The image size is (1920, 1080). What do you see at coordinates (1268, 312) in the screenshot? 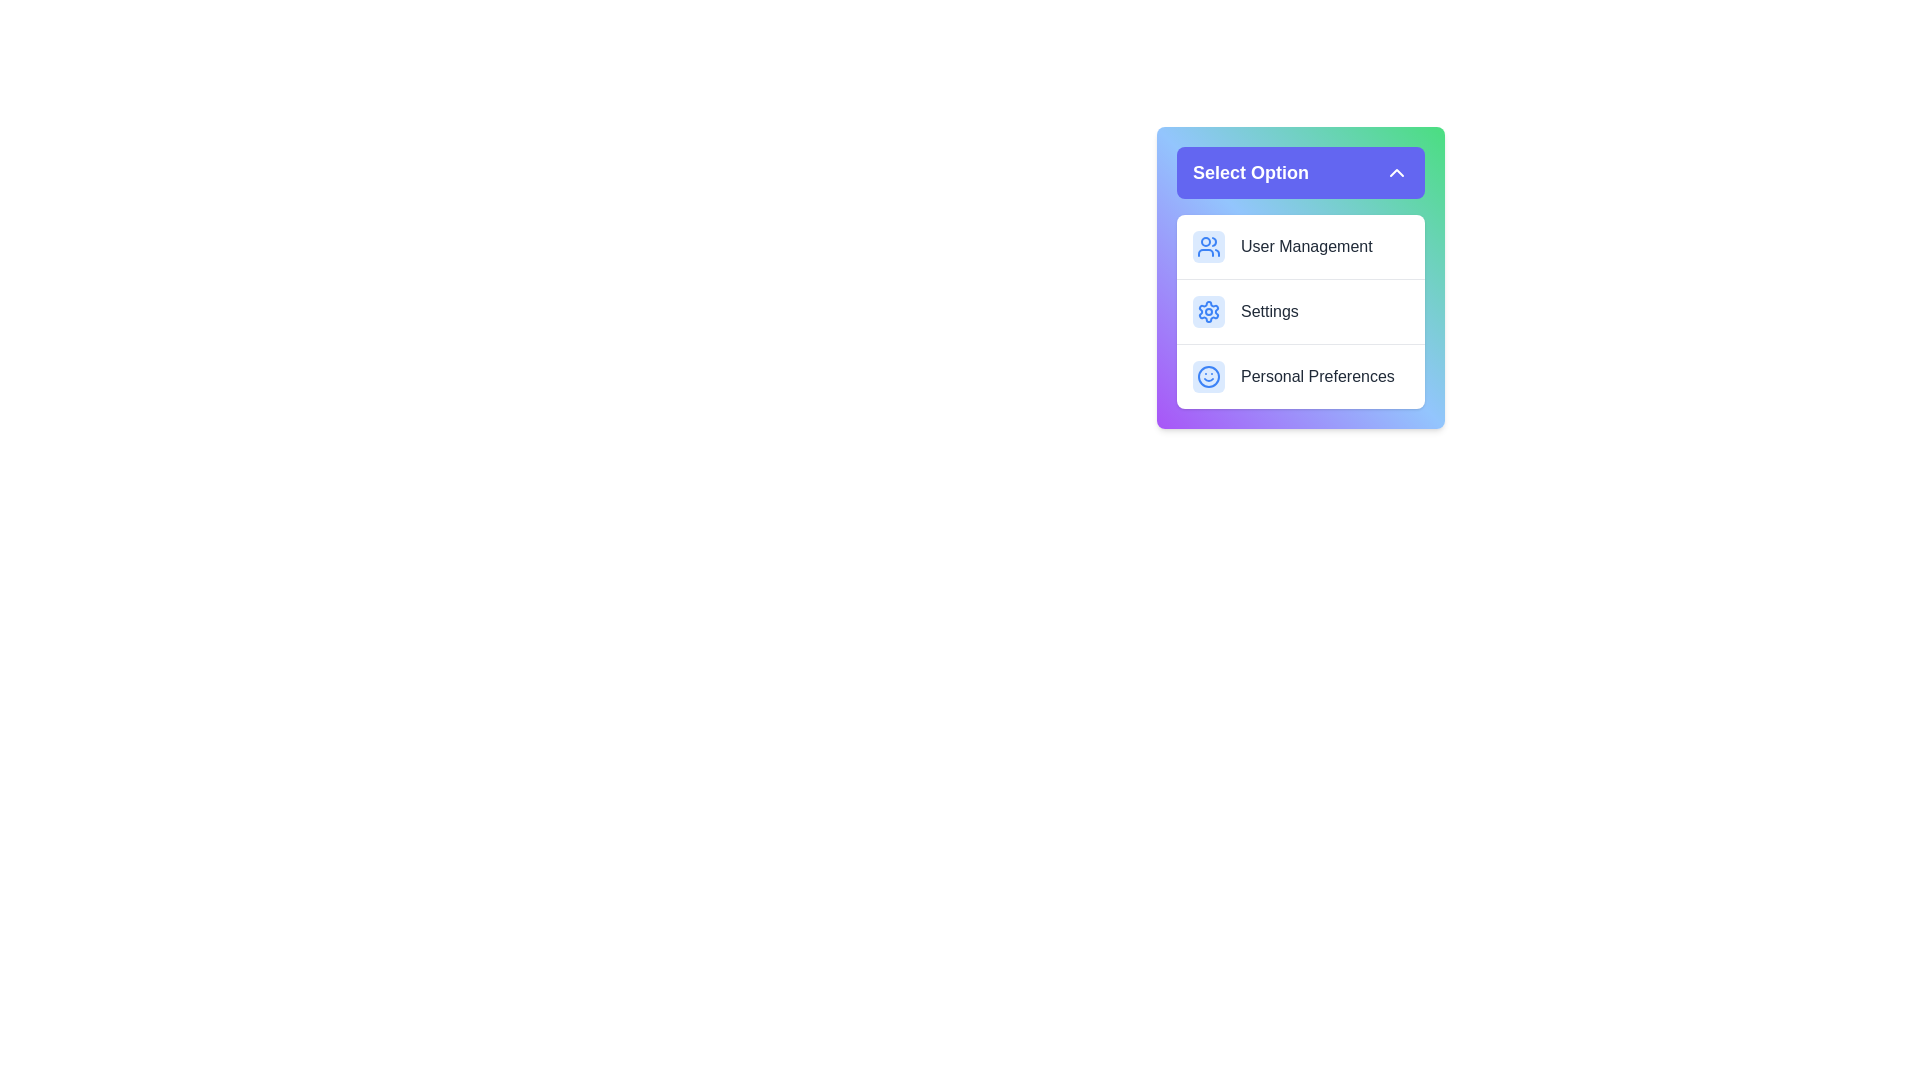
I see `the 'Settings' label in the dropdown menu` at bounding box center [1268, 312].